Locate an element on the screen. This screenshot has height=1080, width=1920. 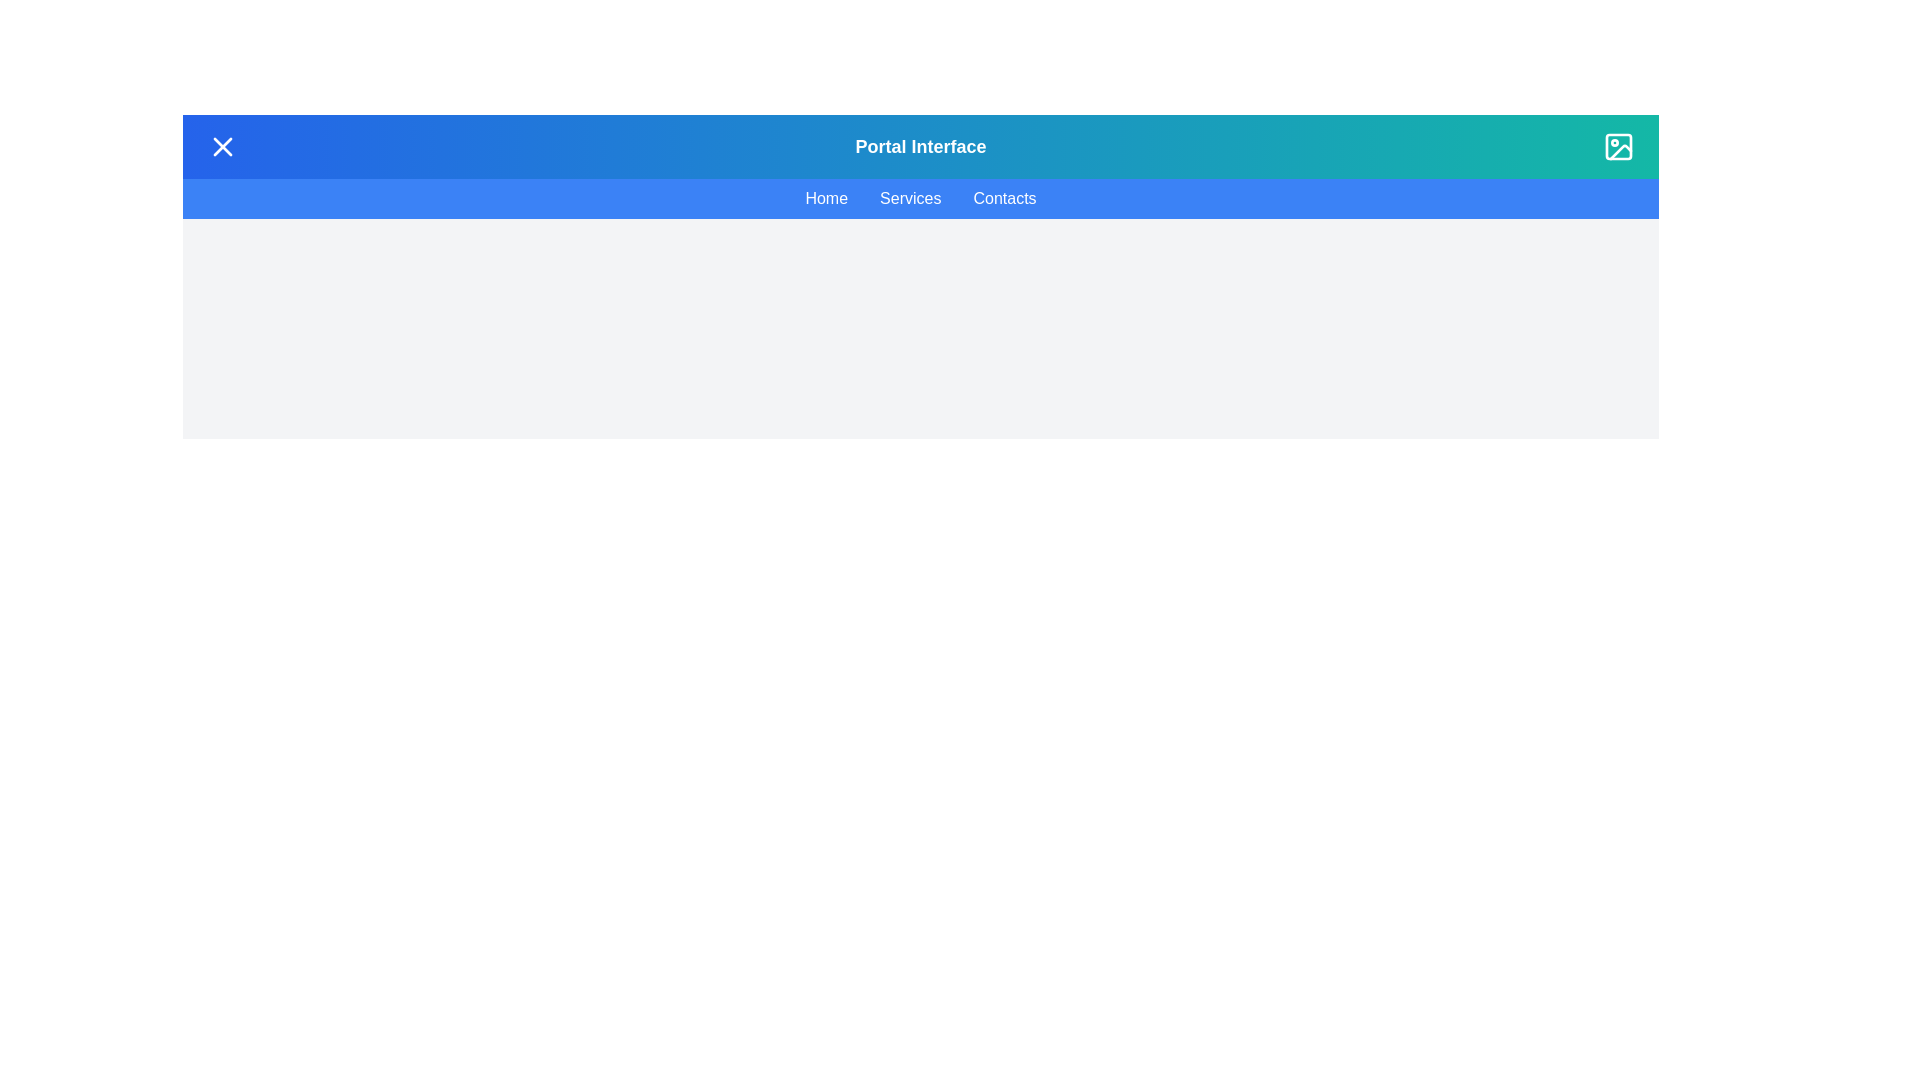
the menu item Services to navigate to the respective section is located at coordinates (909, 199).